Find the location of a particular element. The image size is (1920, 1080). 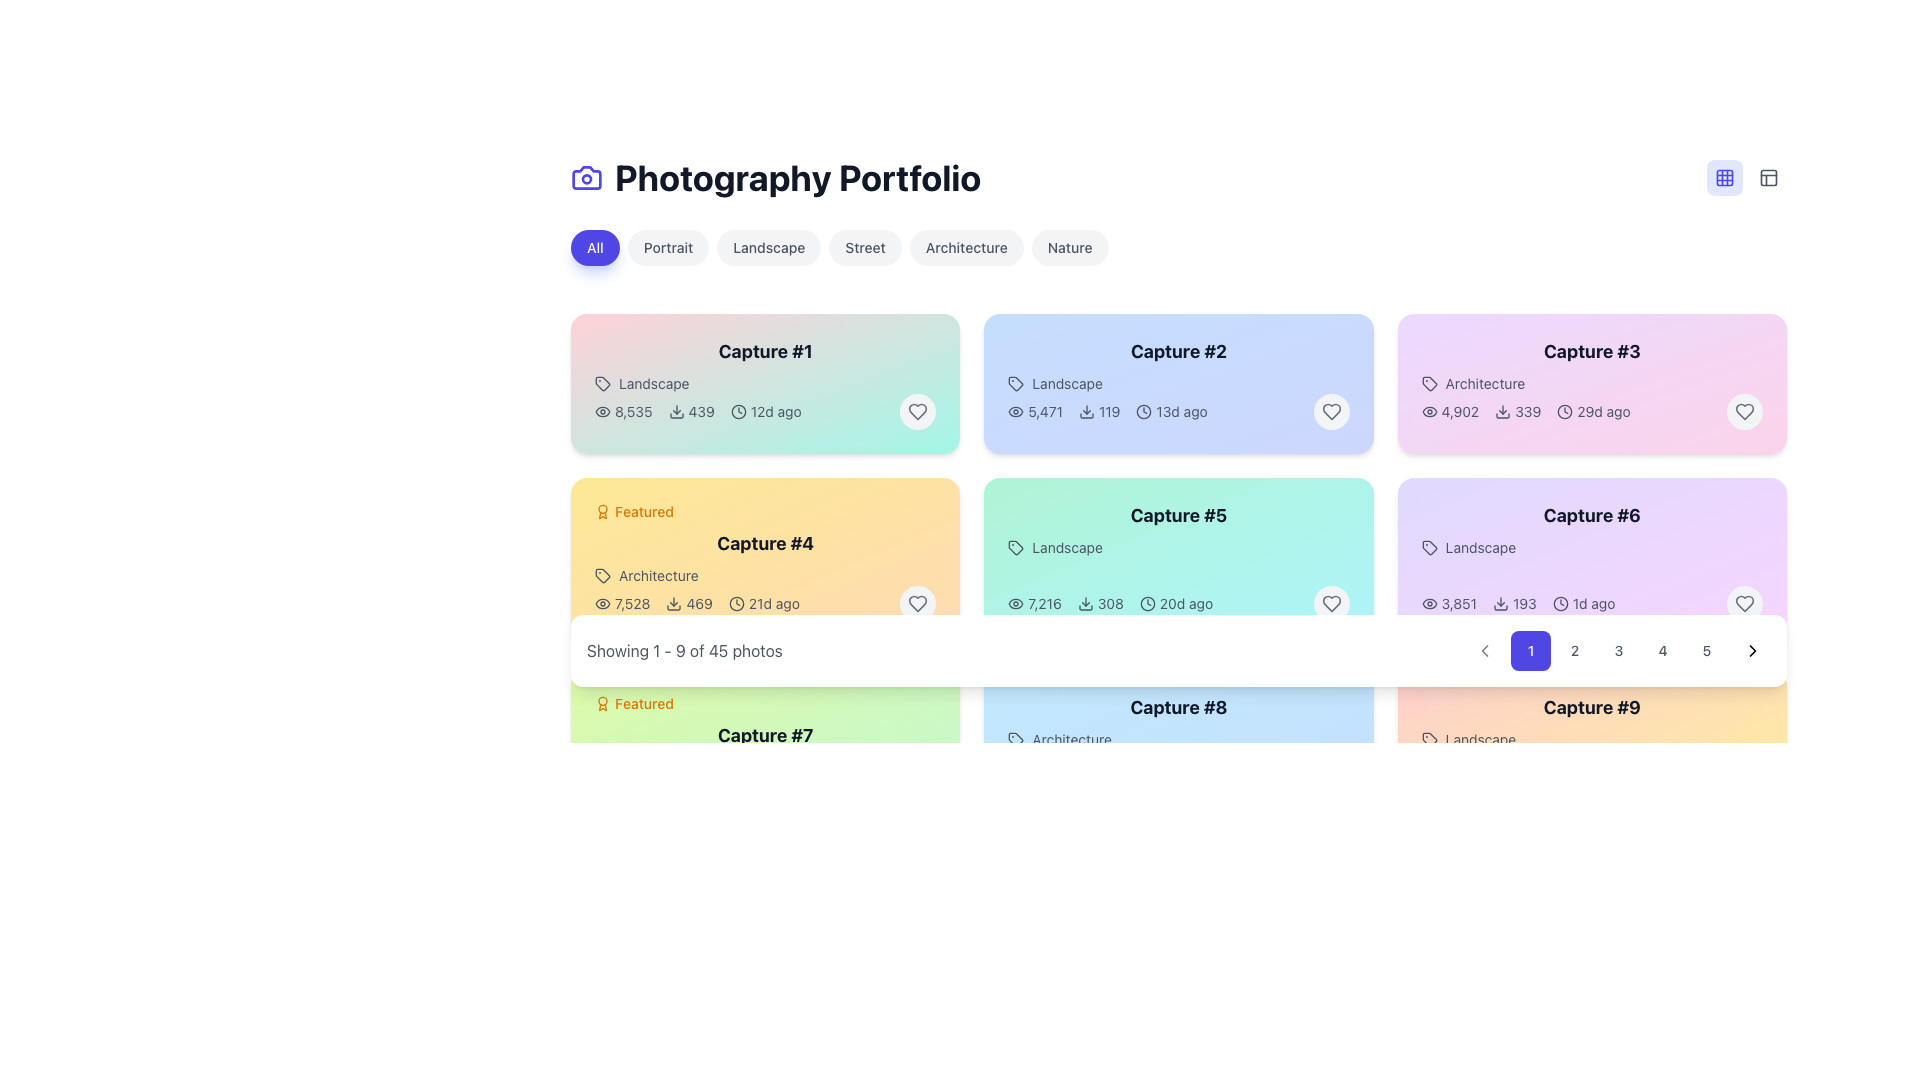

the toggle layout button located in the top-right corner of the interface to observe the visual feedback is located at coordinates (1769, 176).